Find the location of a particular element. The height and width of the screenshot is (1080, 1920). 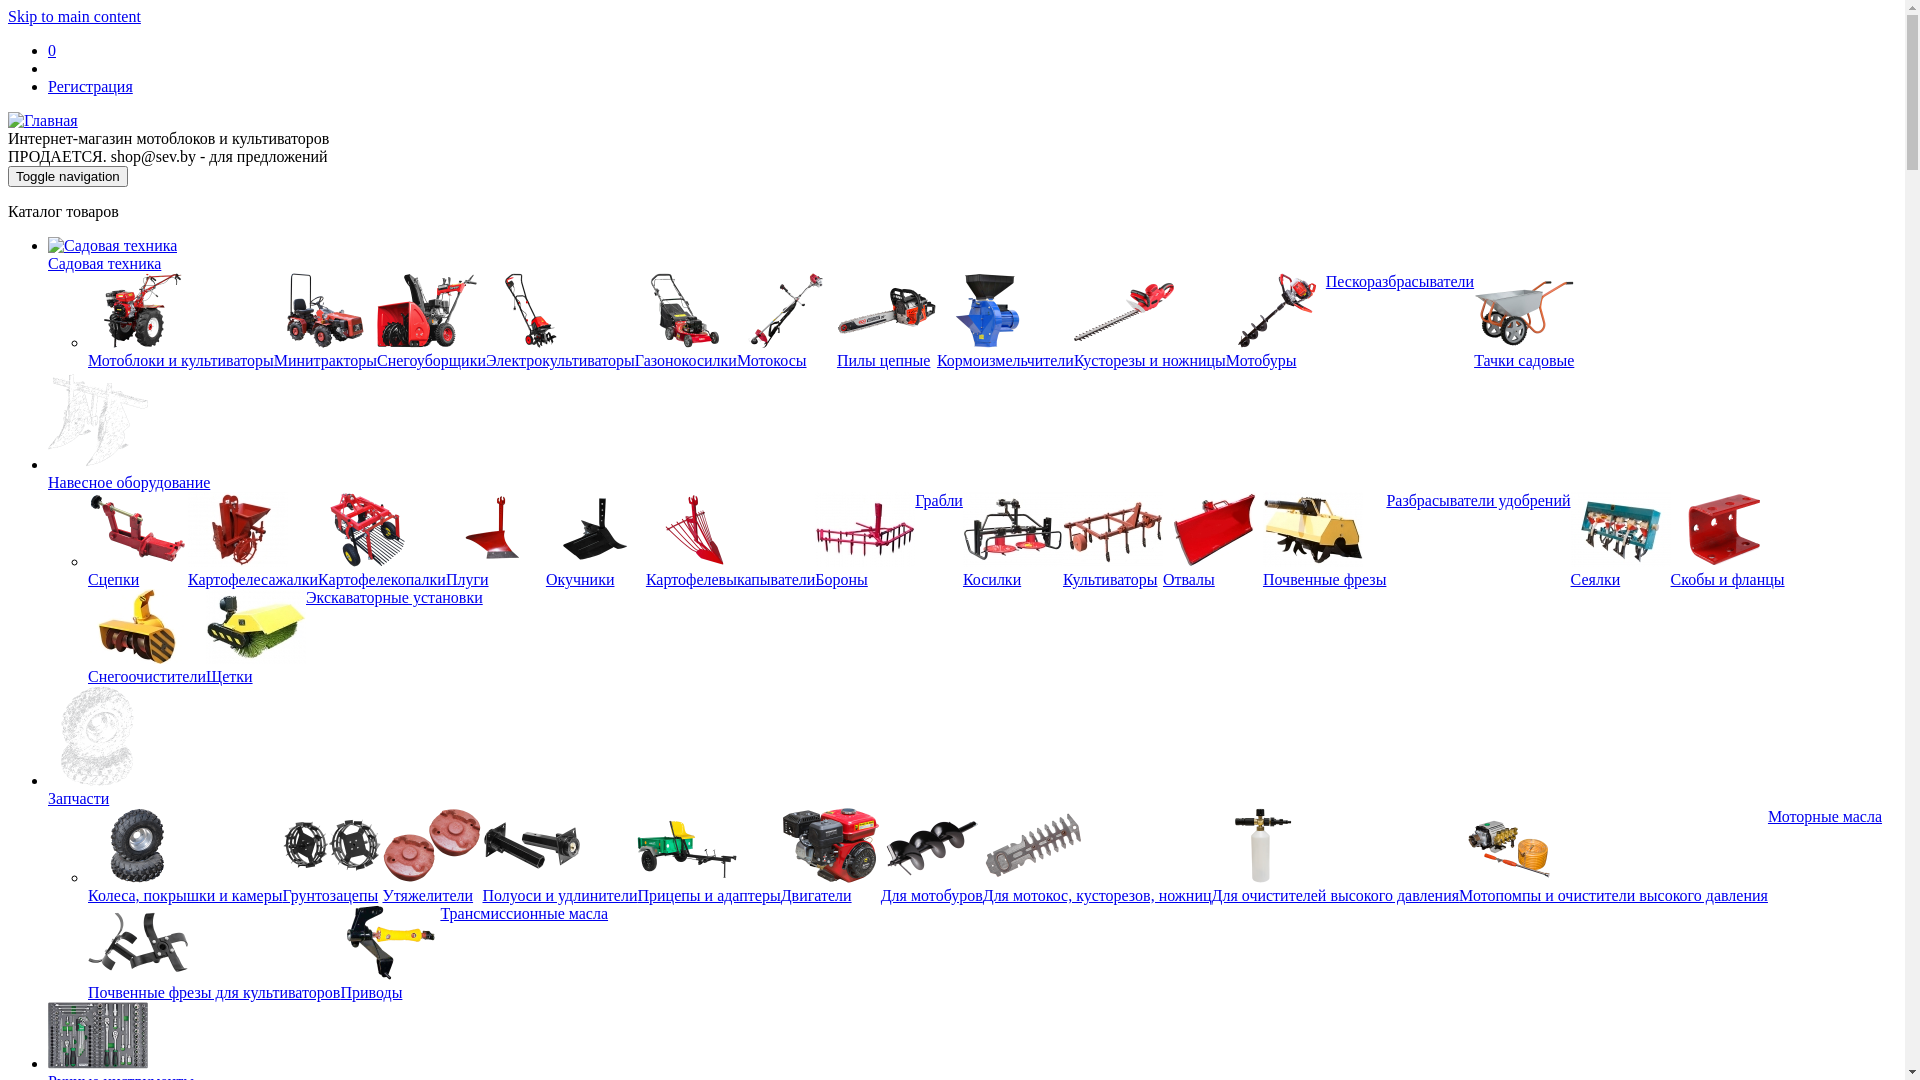

'Toggle navigation' is located at coordinates (67, 175).